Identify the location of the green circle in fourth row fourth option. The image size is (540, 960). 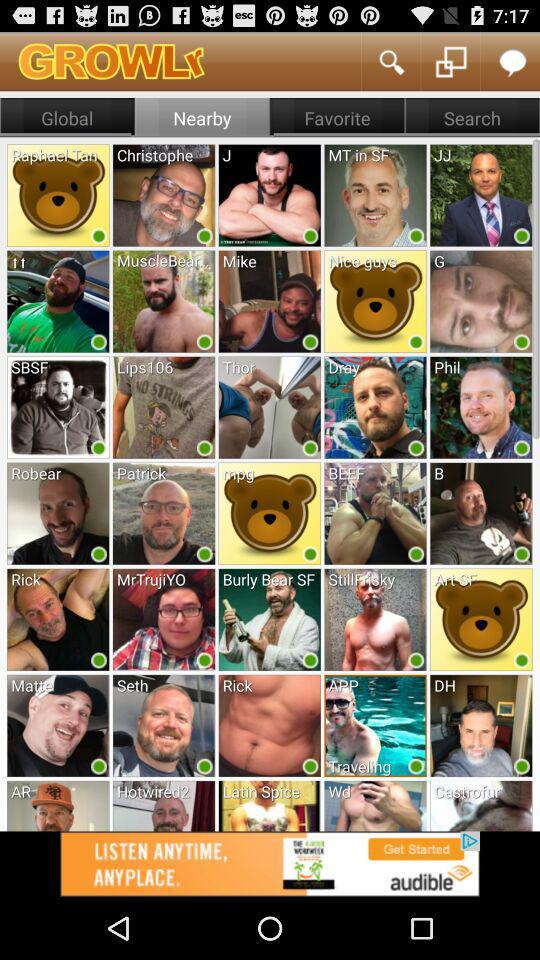
(415, 554).